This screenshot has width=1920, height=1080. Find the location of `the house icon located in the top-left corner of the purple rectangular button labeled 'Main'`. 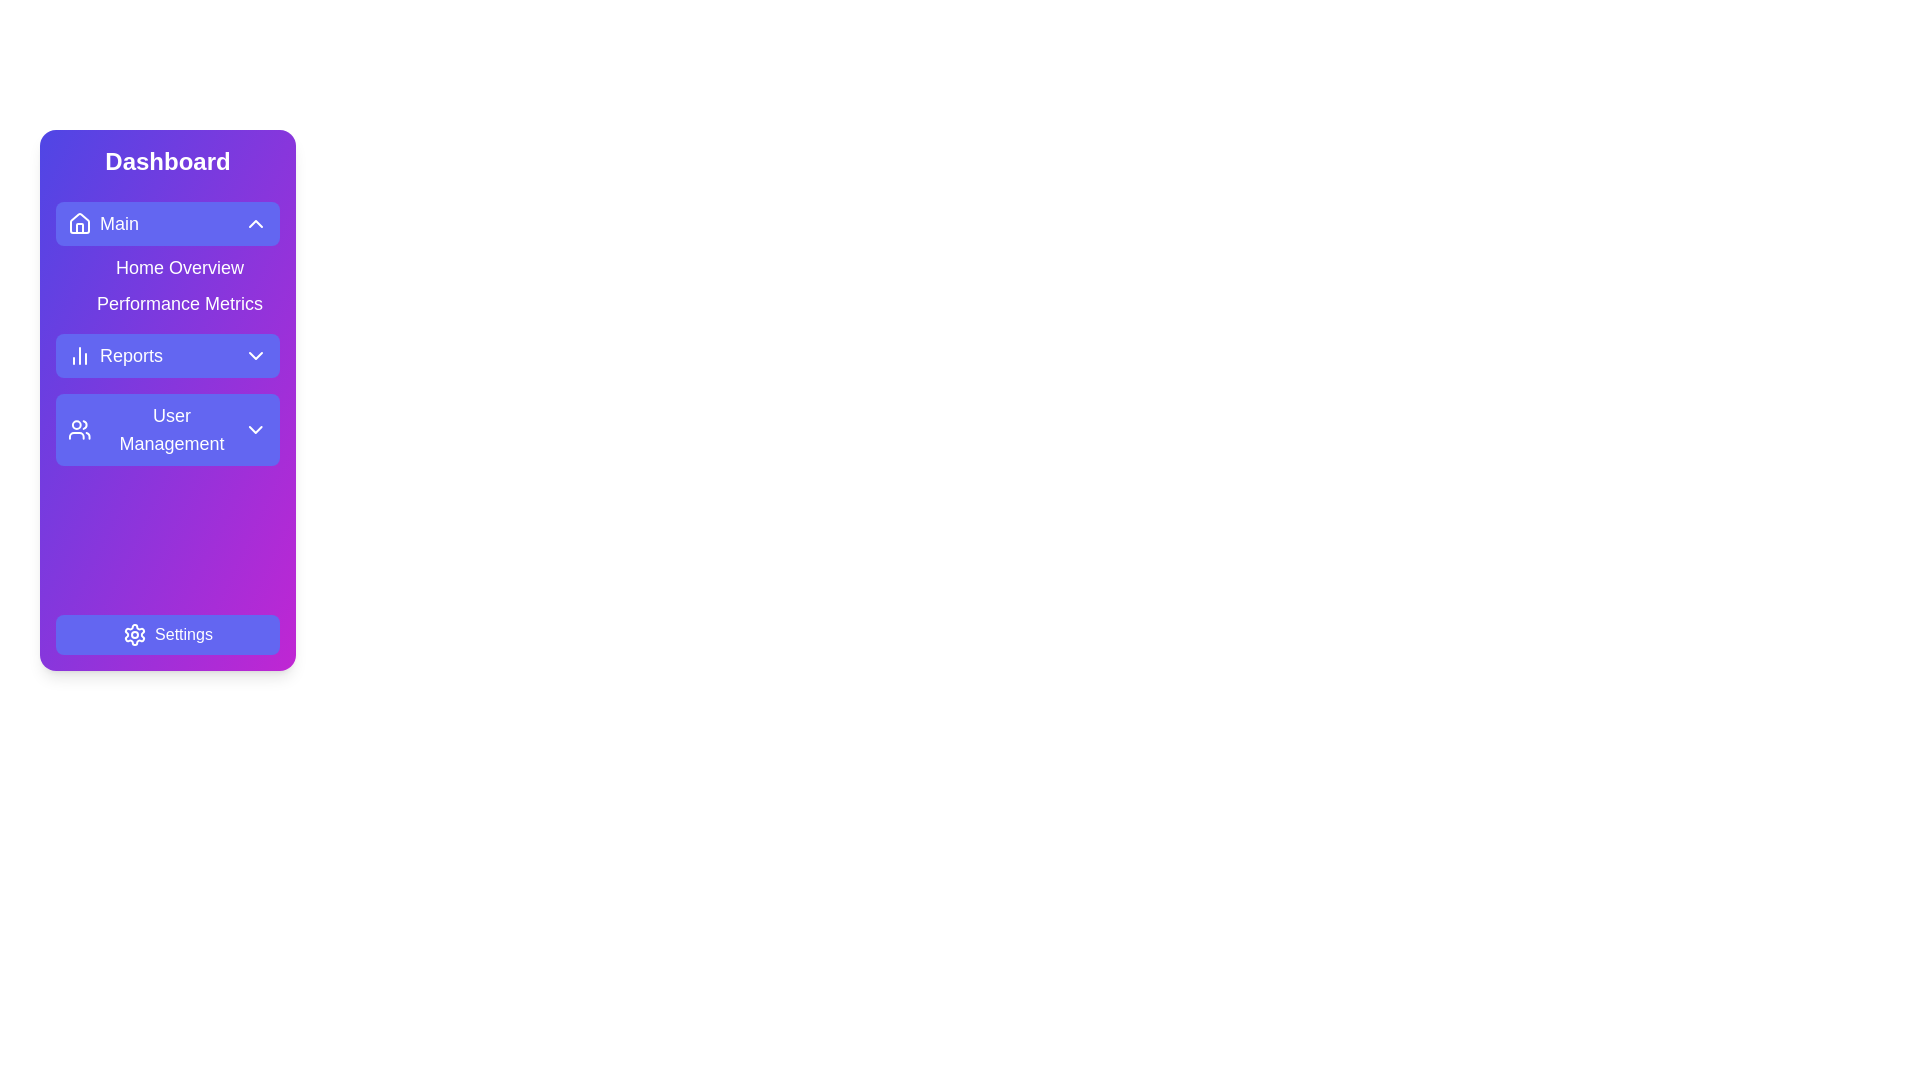

the house icon located in the top-left corner of the purple rectangular button labeled 'Main' is located at coordinates (80, 223).